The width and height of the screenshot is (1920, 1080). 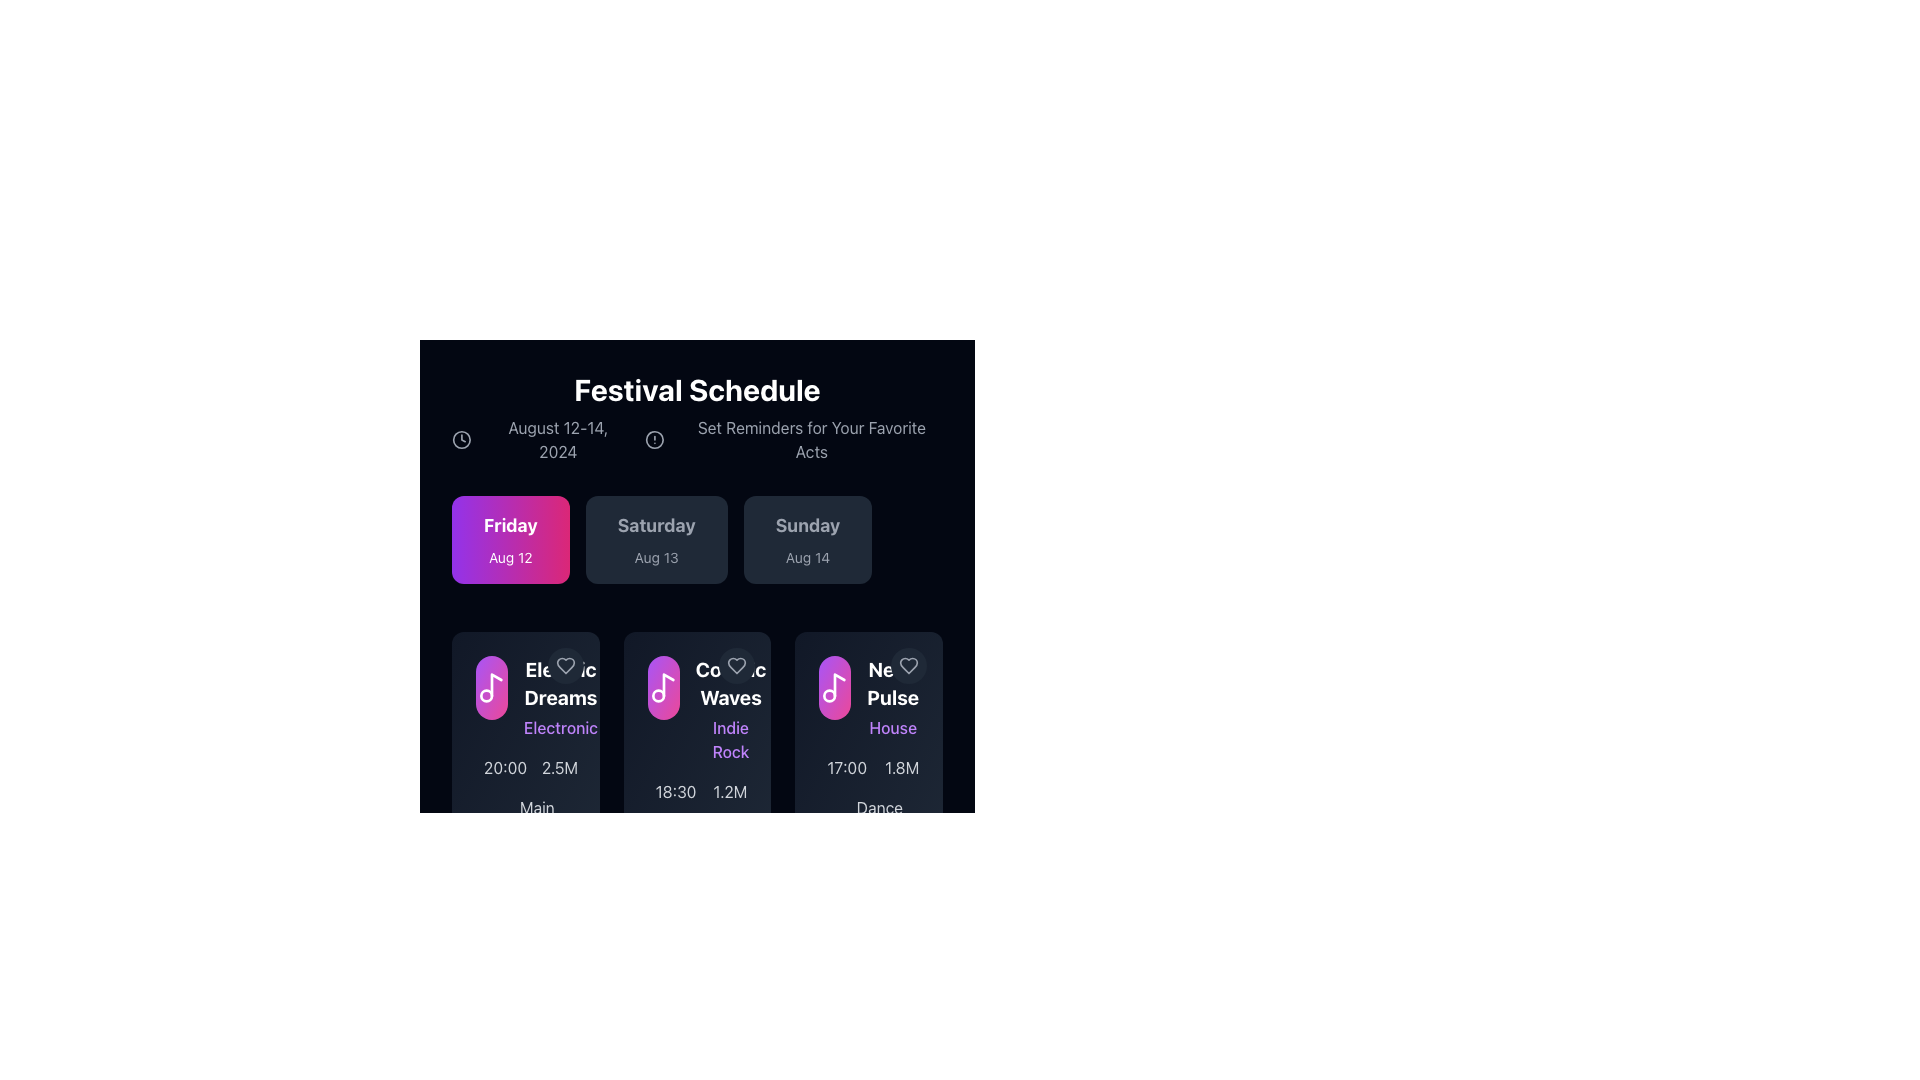 What do you see at coordinates (907, 666) in the screenshot?
I see `the small circular button with a heart icon in the upper-right corner of the 'Neon Pulse' music event card to mark it as favorite` at bounding box center [907, 666].